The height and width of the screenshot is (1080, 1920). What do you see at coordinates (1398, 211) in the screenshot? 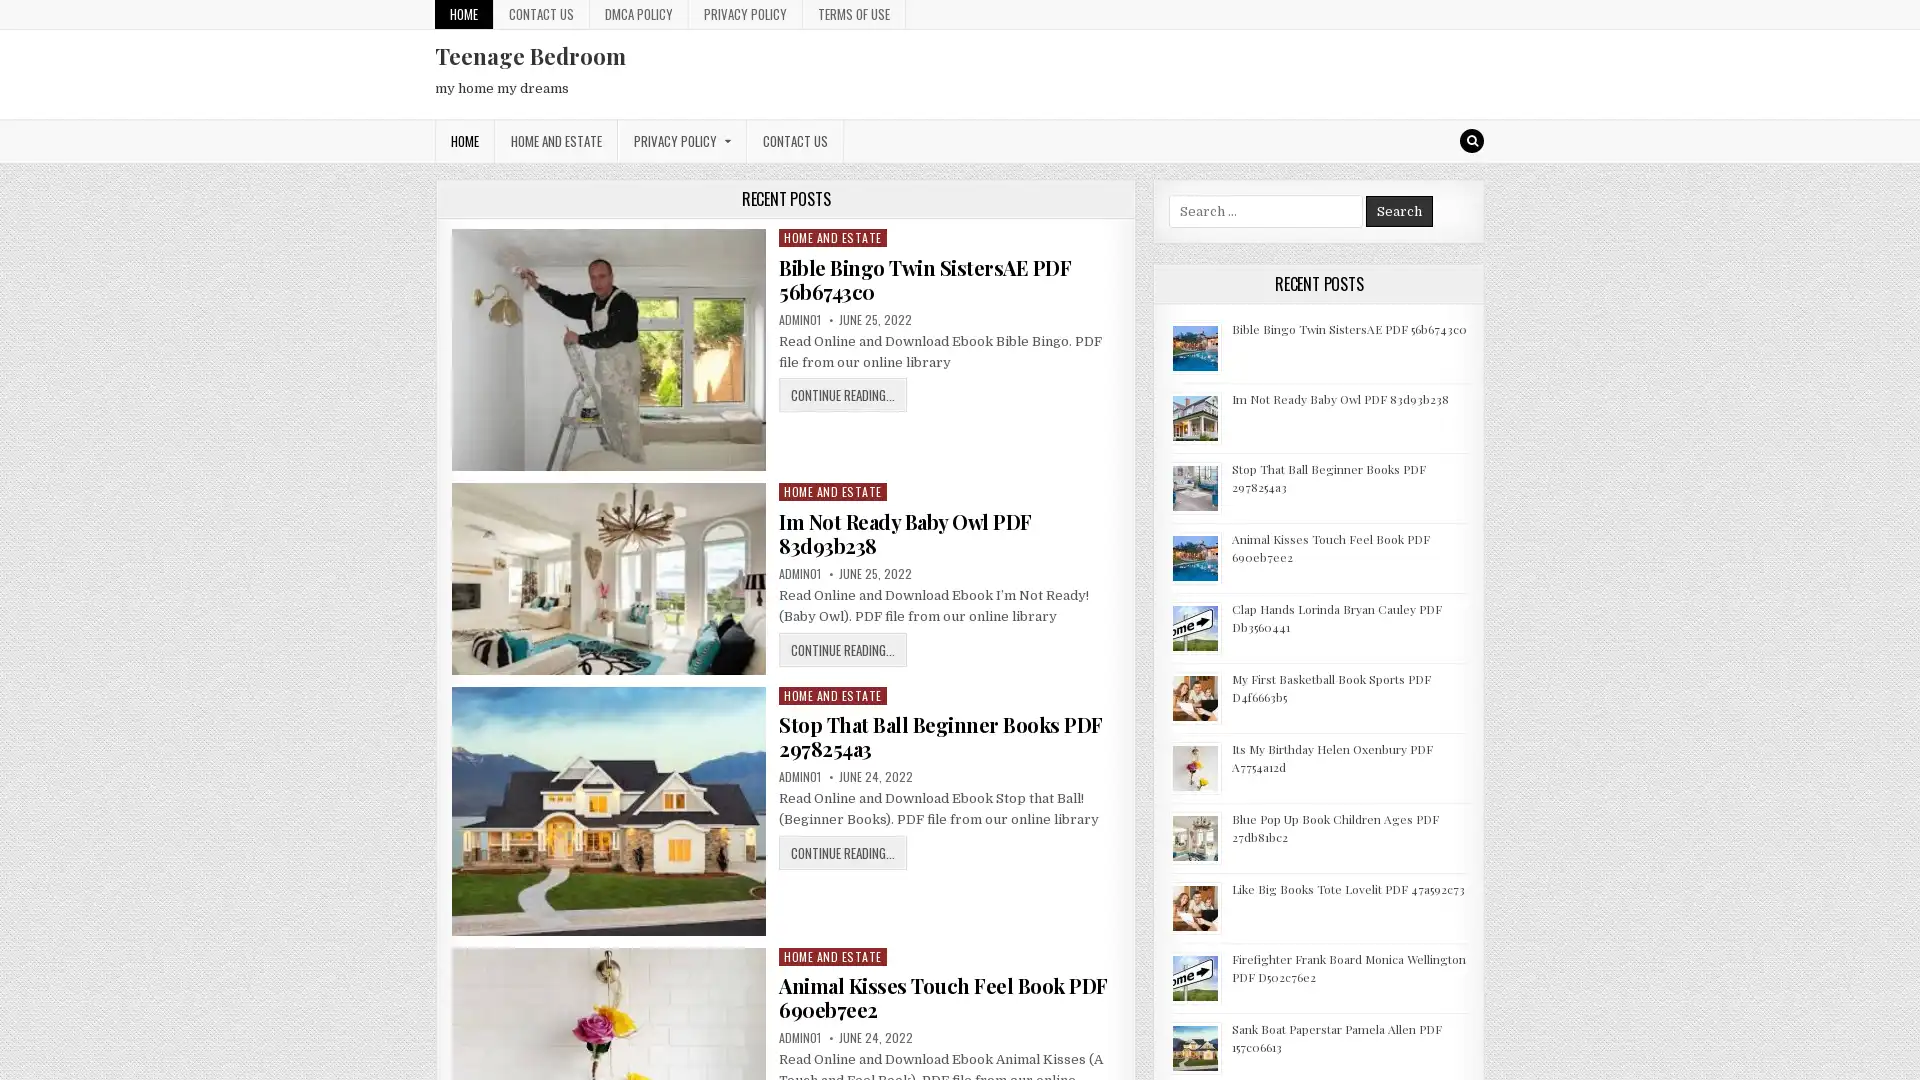
I see `Search` at bounding box center [1398, 211].